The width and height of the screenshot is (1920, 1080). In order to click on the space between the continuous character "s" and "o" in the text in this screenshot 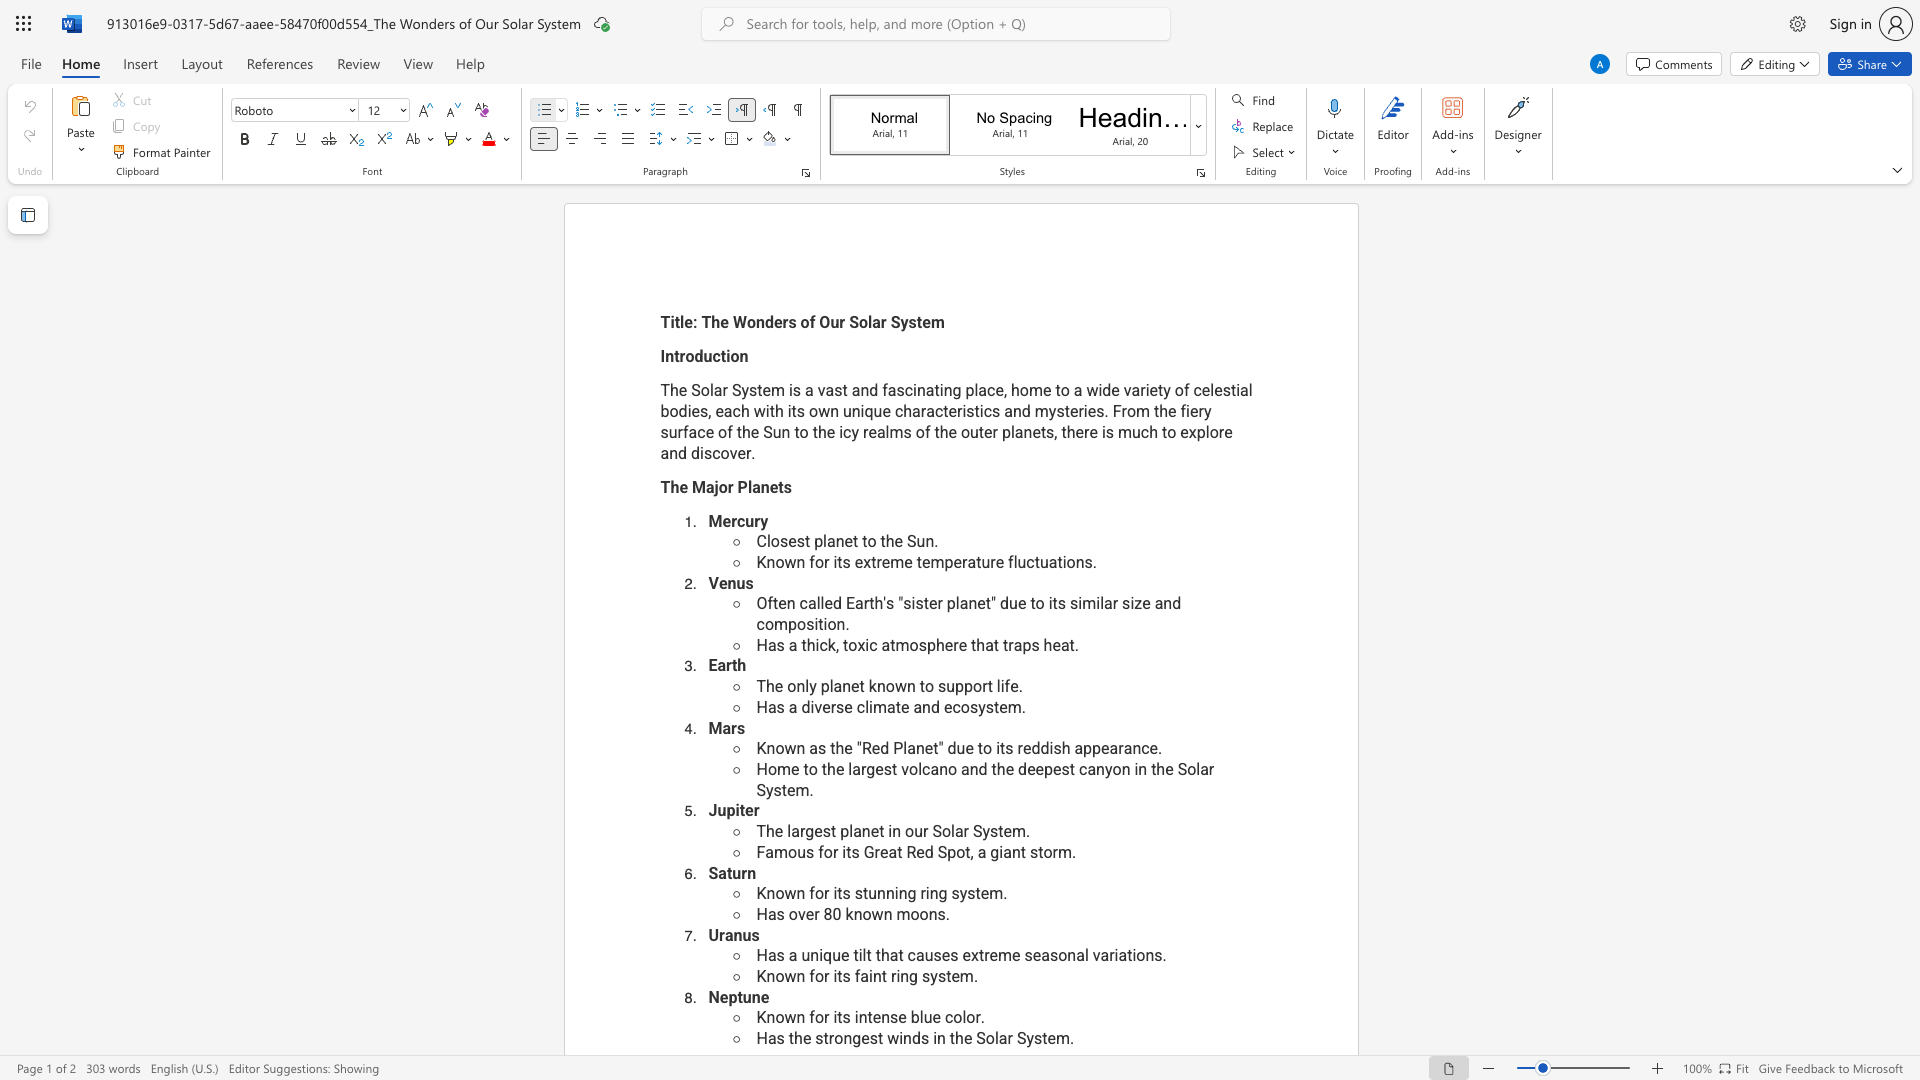, I will do `click(1057, 954)`.